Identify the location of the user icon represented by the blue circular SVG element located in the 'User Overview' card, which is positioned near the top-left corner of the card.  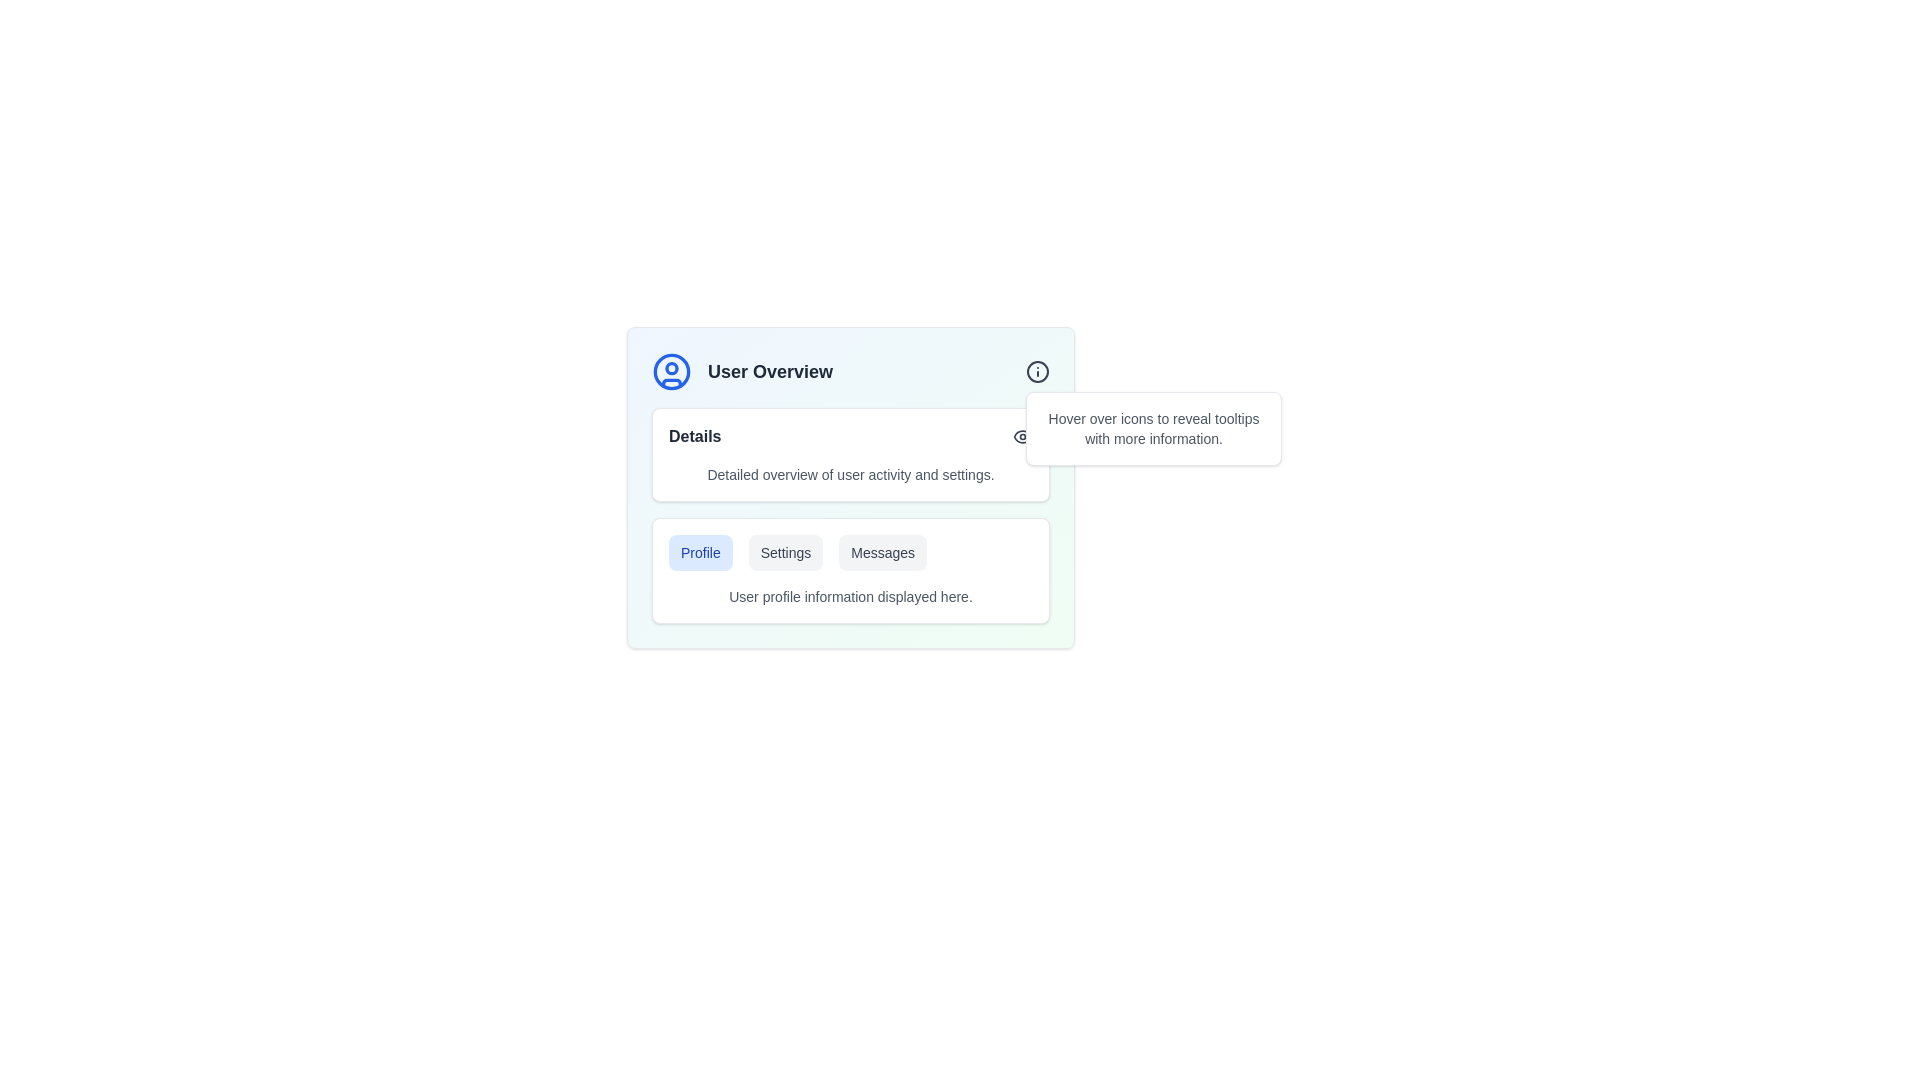
(672, 371).